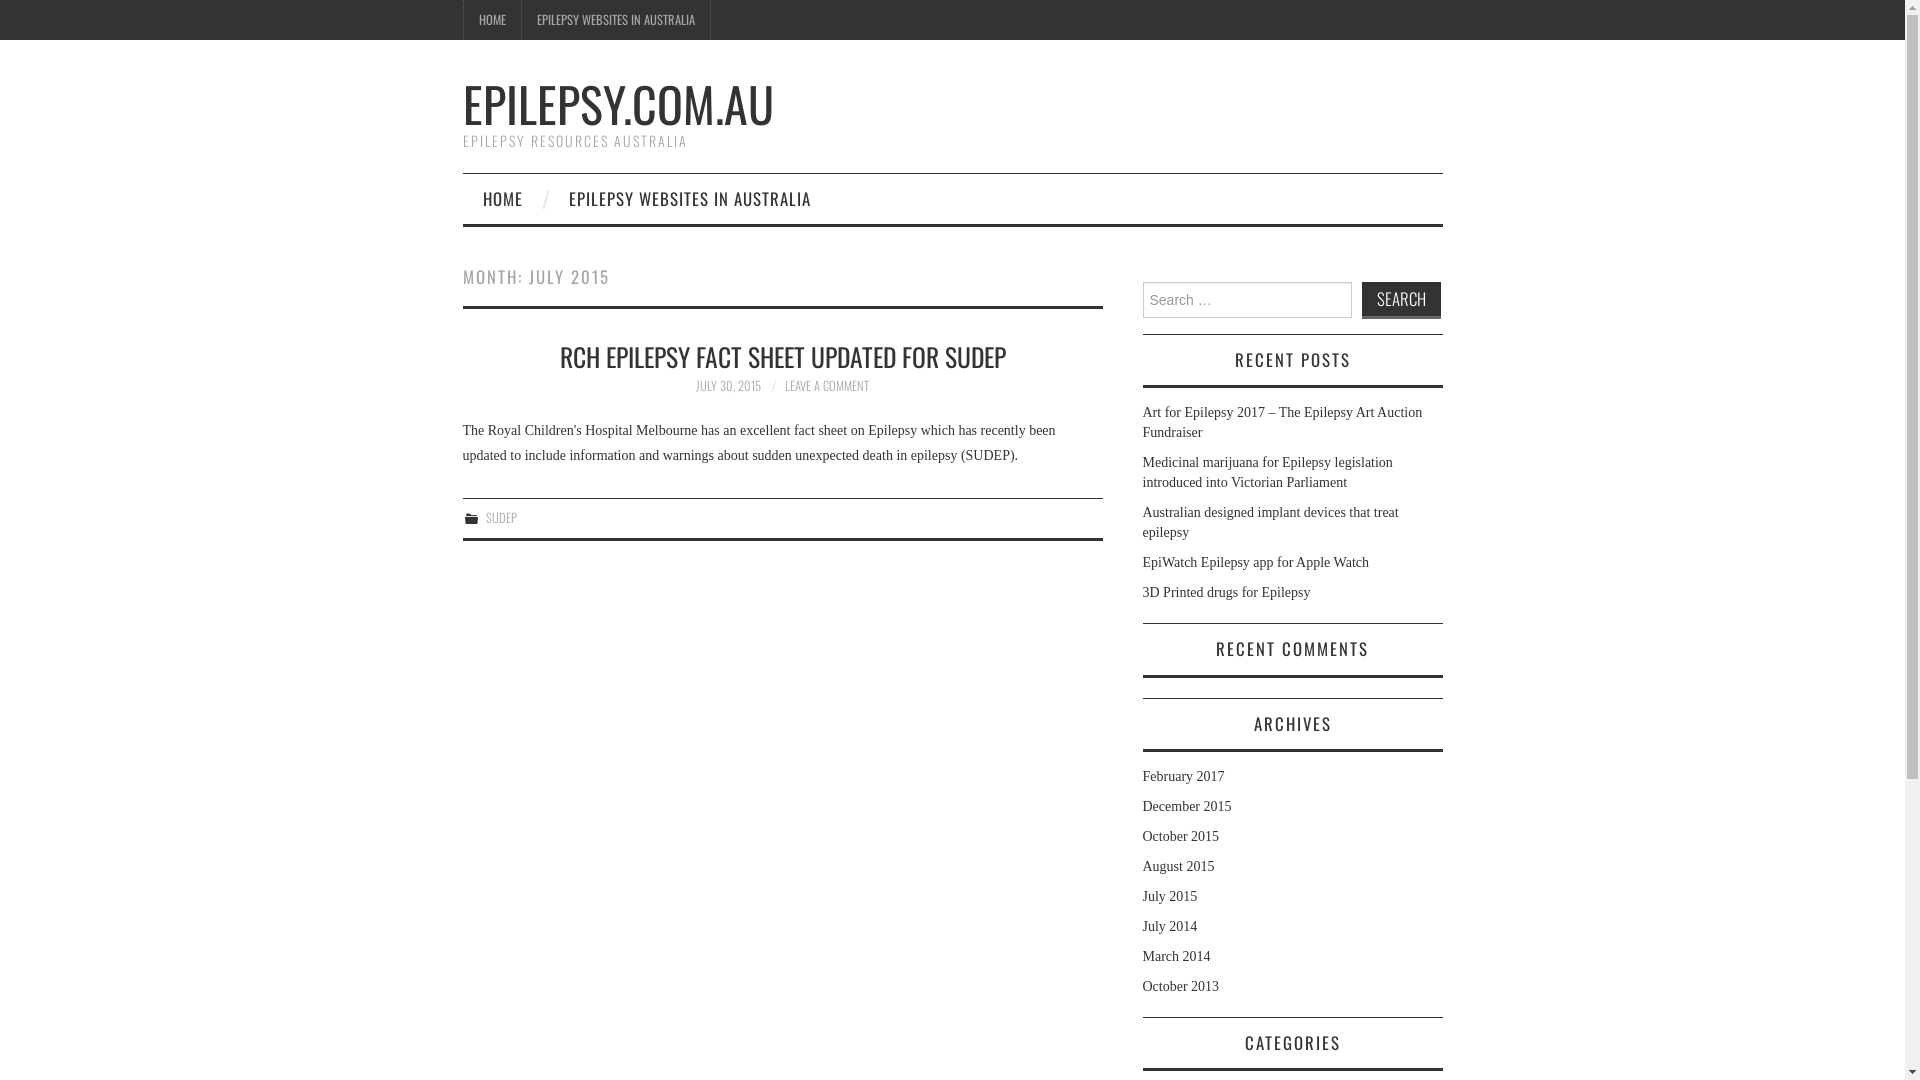 The height and width of the screenshot is (1080, 1920). Describe the element at coordinates (614, 19) in the screenshot. I see `'EPILEPSY WEBSITES IN AUSTRALIA'` at that location.